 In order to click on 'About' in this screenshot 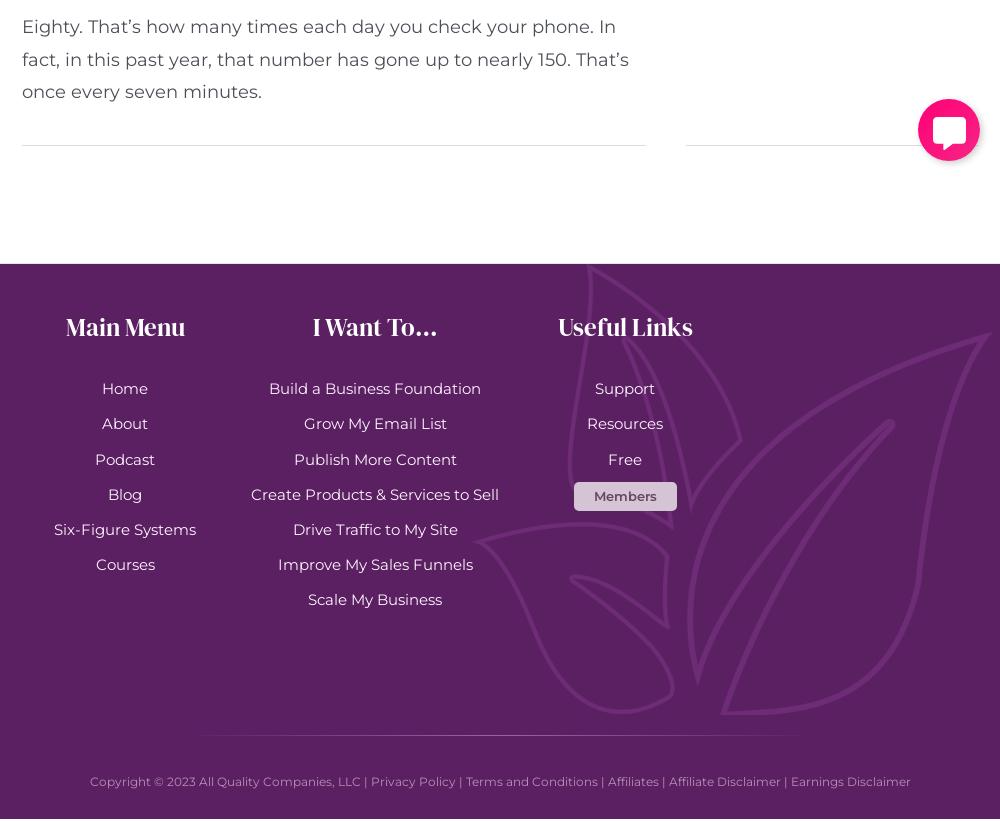, I will do `click(125, 423)`.